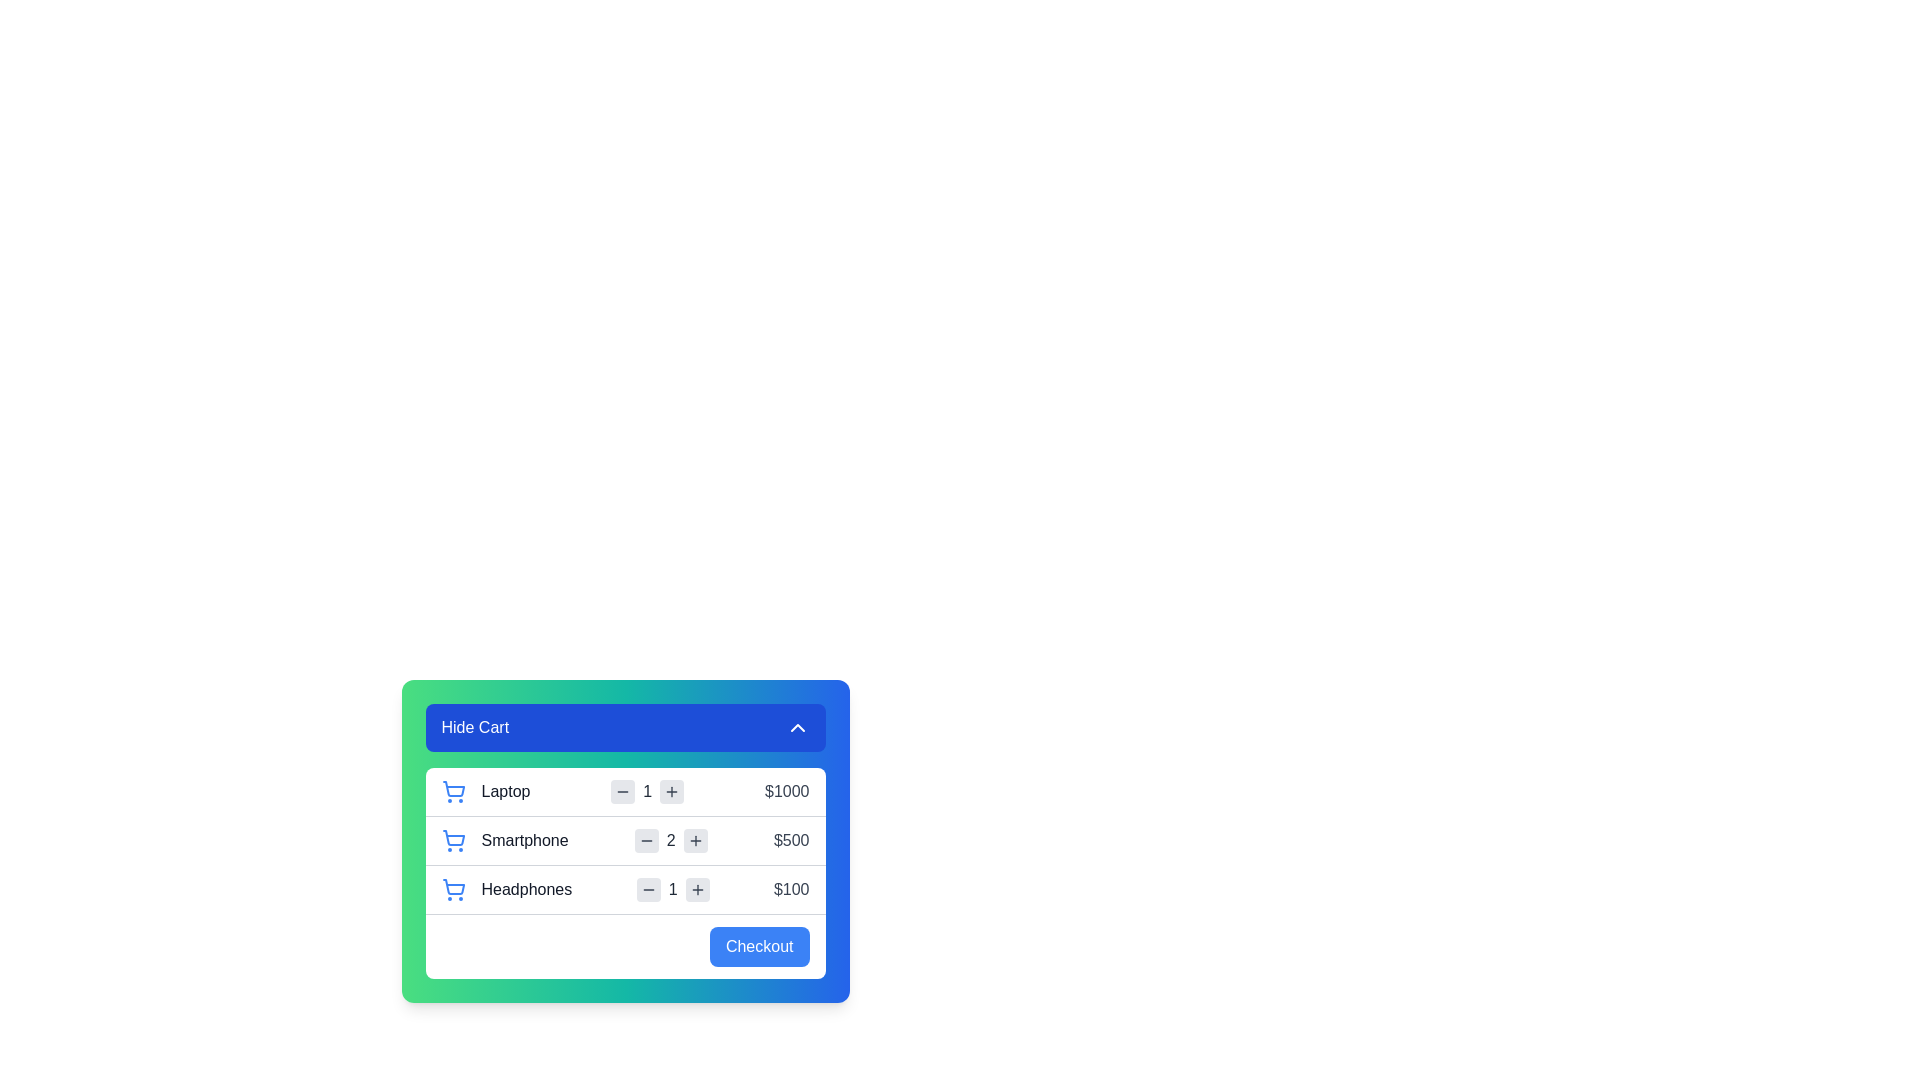  What do you see at coordinates (671, 840) in the screenshot?
I see `the quantity display of the 'Smartphone' product in the shopping cart interface` at bounding box center [671, 840].